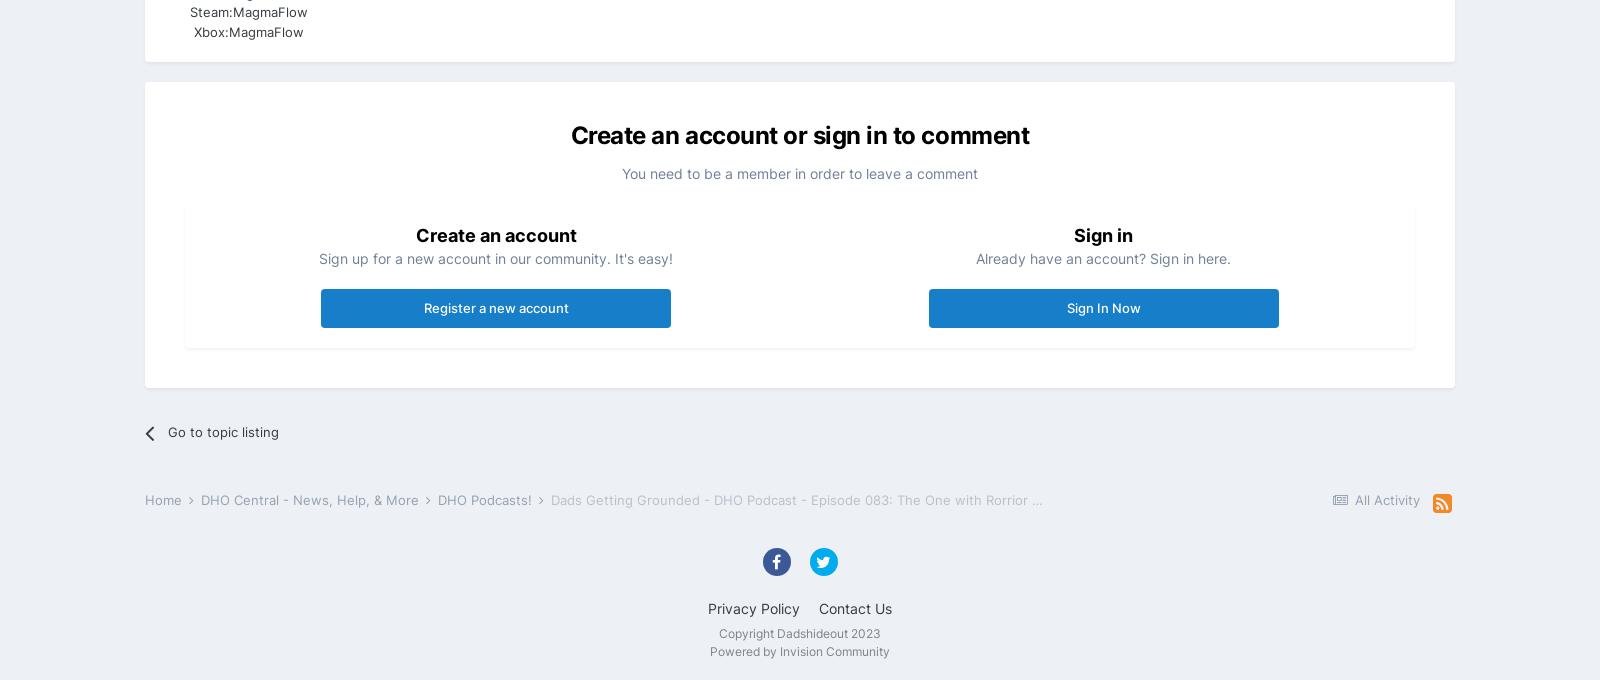  I want to click on 'Sign in', so click(1103, 235).